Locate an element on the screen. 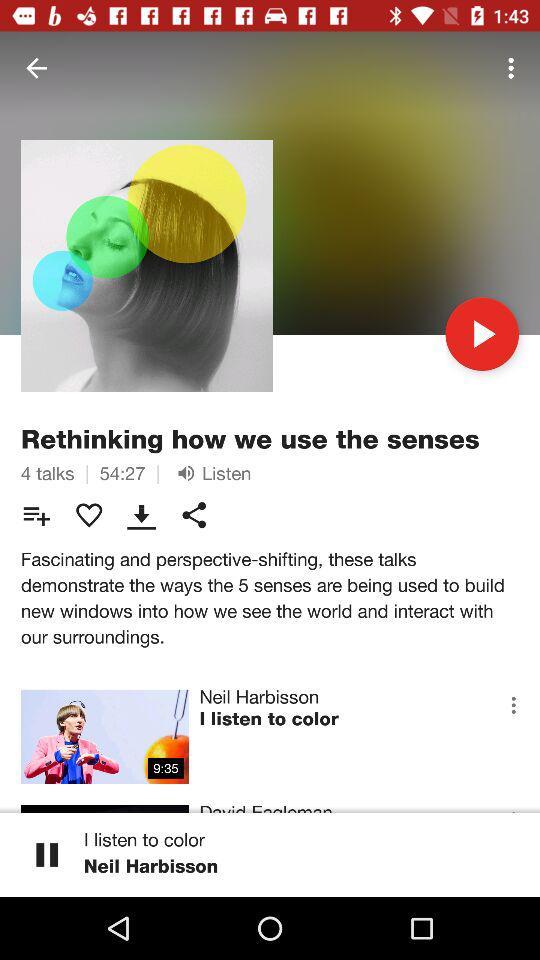 The height and width of the screenshot is (960, 540). item at the top right corner is located at coordinates (513, 68).